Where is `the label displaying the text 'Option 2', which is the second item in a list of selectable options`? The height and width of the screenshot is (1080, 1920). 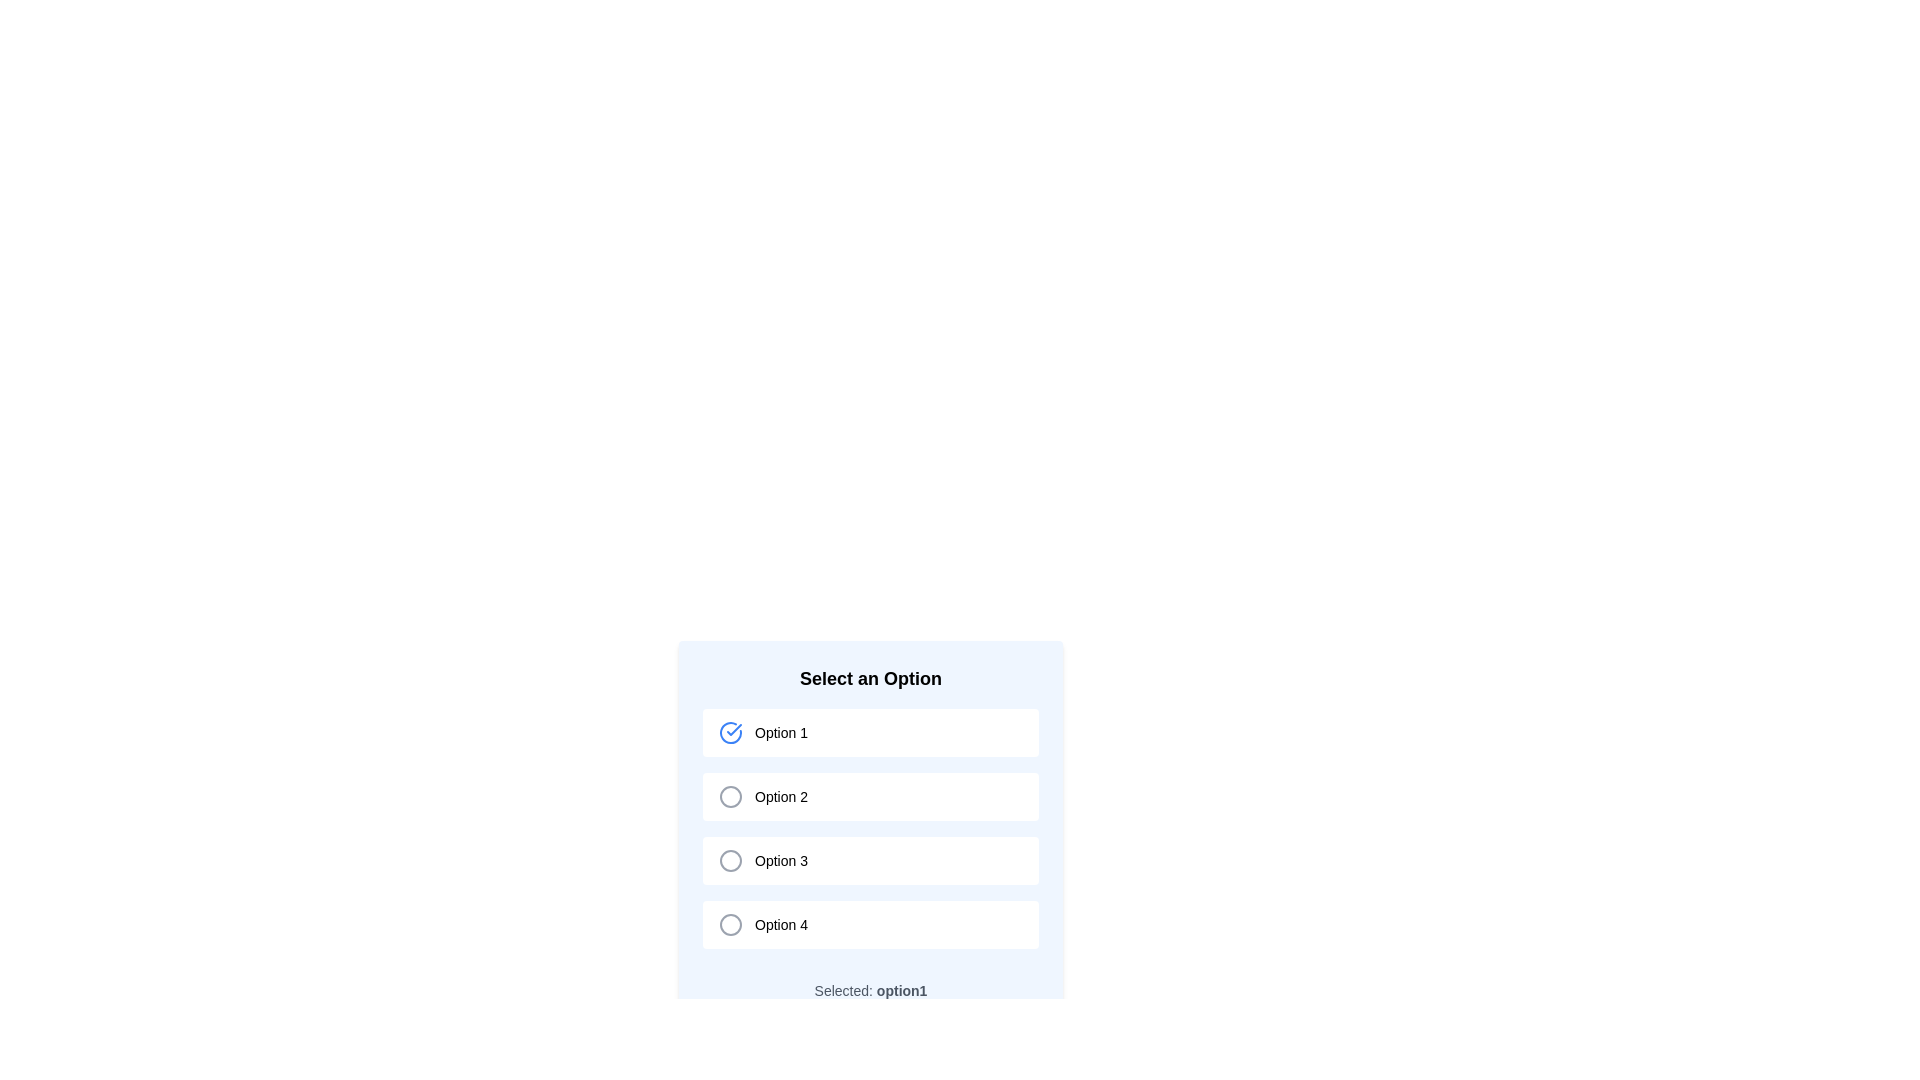 the label displaying the text 'Option 2', which is the second item in a list of selectable options is located at coordinates (780, 796).